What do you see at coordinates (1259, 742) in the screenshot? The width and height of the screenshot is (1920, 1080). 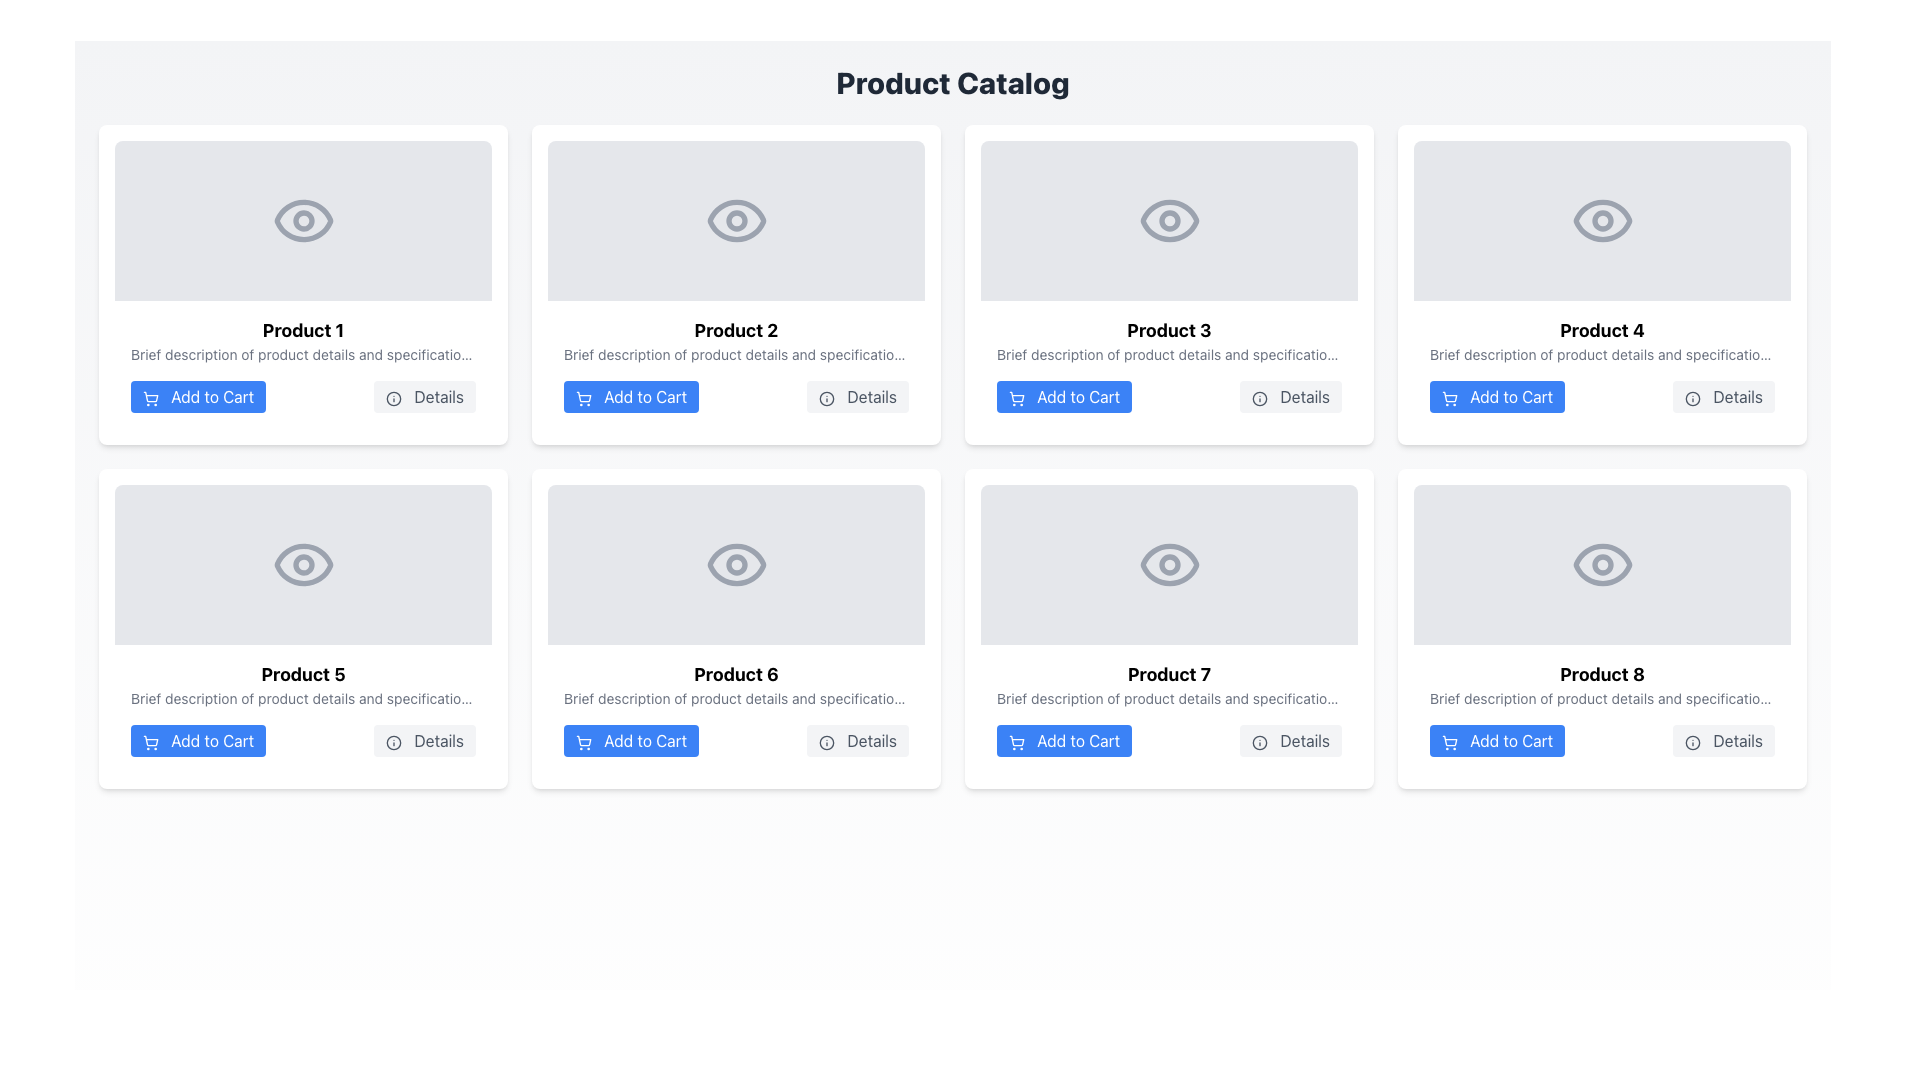 I see `the information icon embedded within the 'Details' button for Product 7, located in the bottom-right section of the Product 7 card in the product catalog` at bounding box center [1259, 742].